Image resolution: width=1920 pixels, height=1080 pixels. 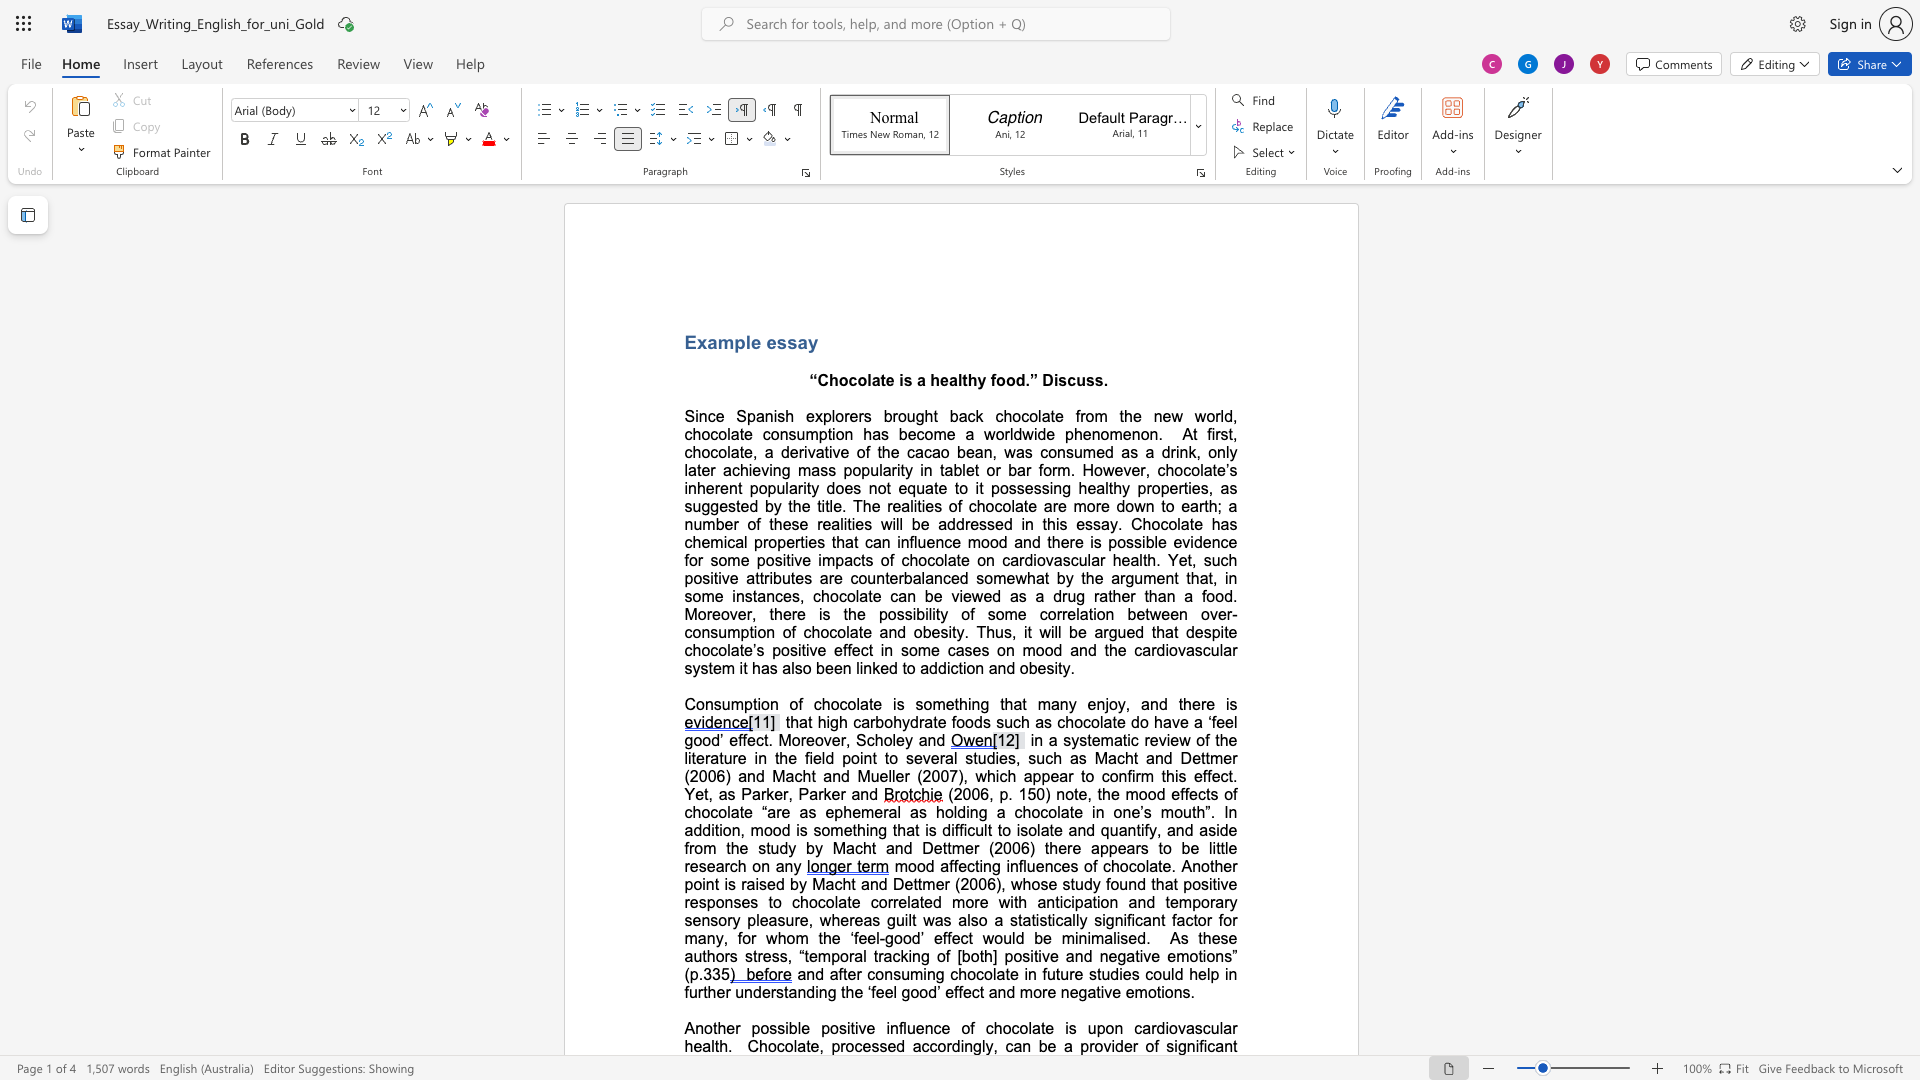 What do you see at coordinates (1107, 722) in the screenshot?
I see `the 5th character "a" in the text` at bounding box center [1107, 722].